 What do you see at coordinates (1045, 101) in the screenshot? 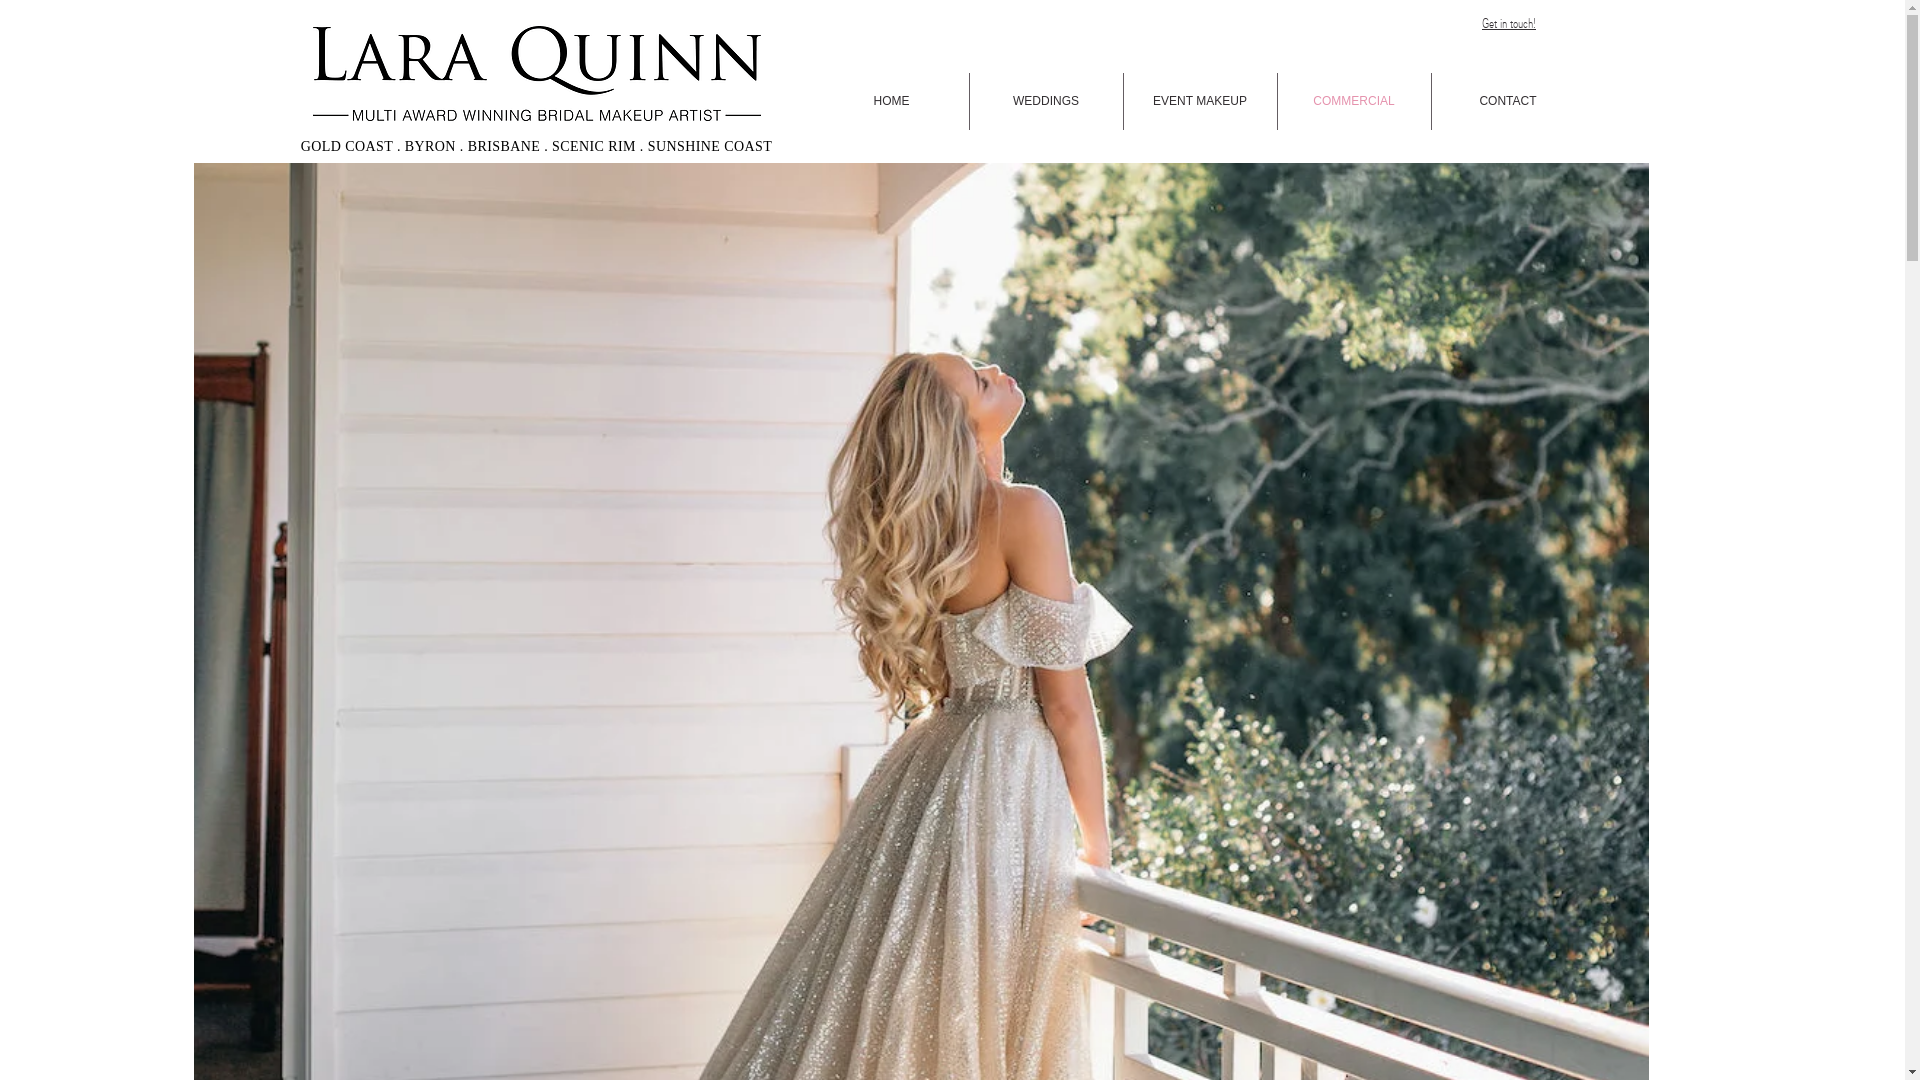
I see `'WEDDINGS'` at bounding box center [1045, 101].